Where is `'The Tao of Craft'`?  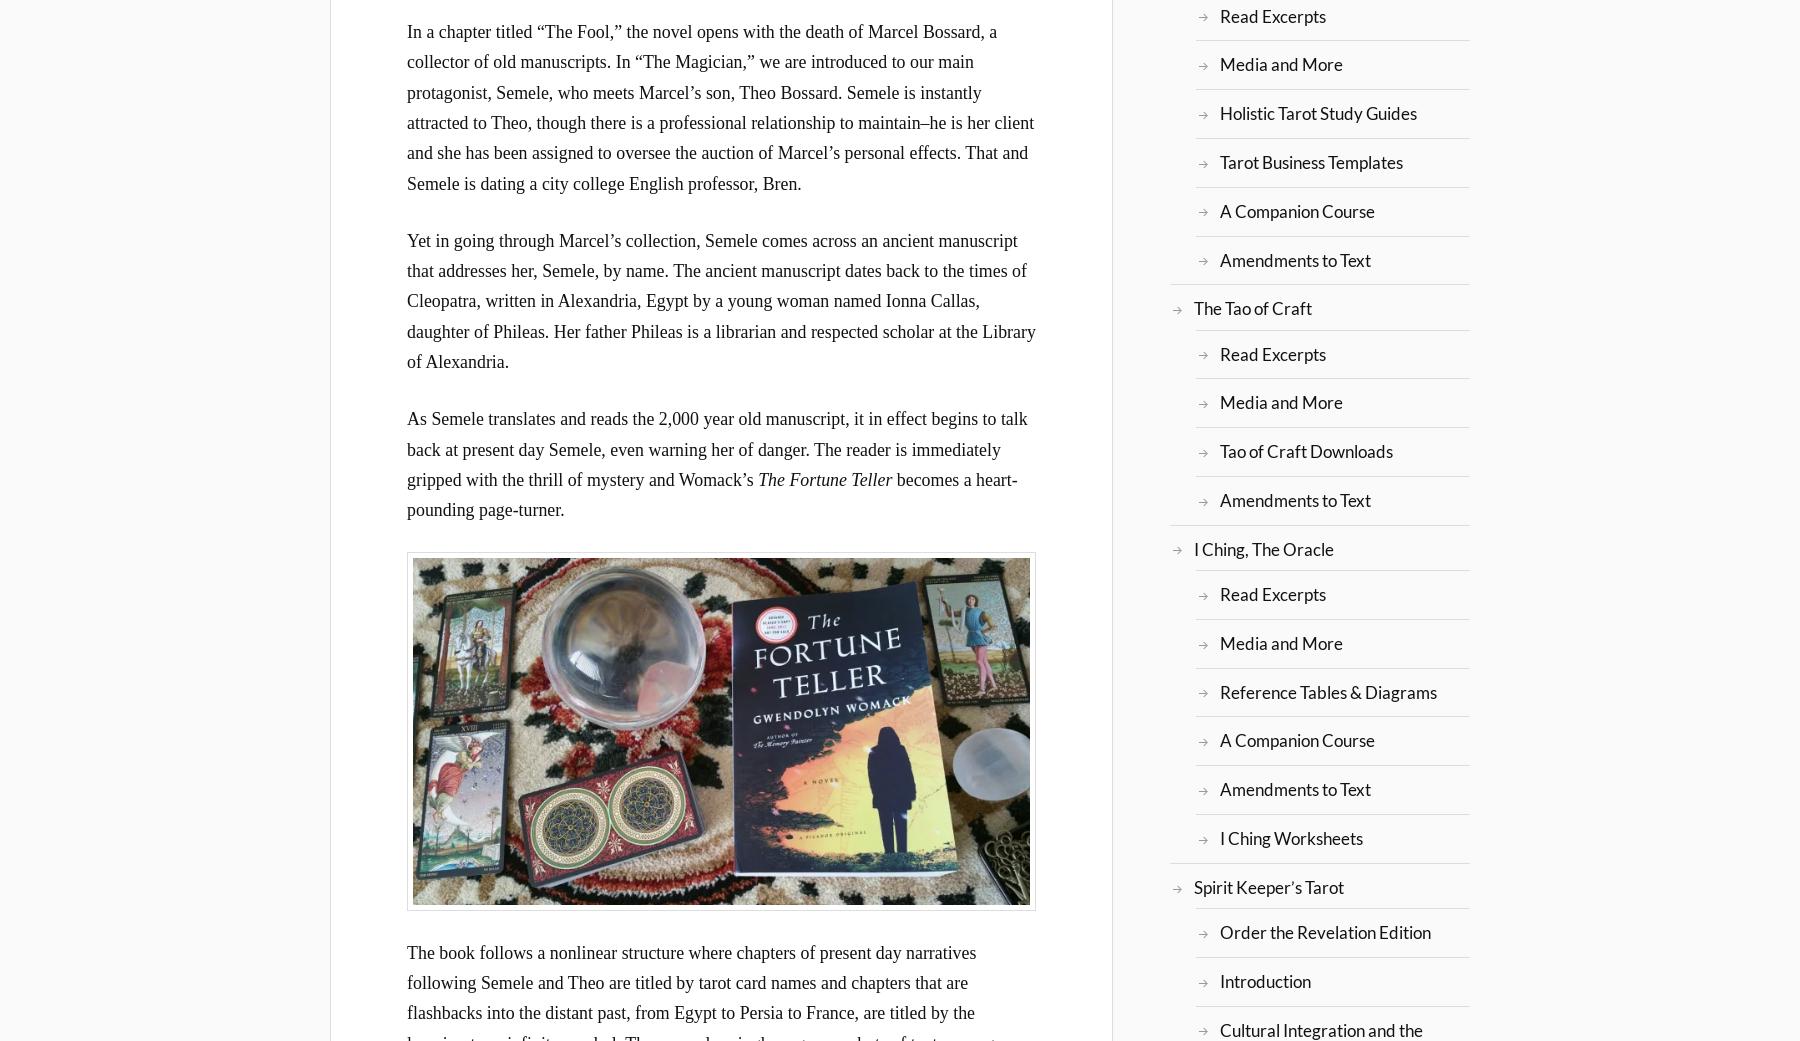
'The Tao of Craft' is located at coordinates (1252, 307).